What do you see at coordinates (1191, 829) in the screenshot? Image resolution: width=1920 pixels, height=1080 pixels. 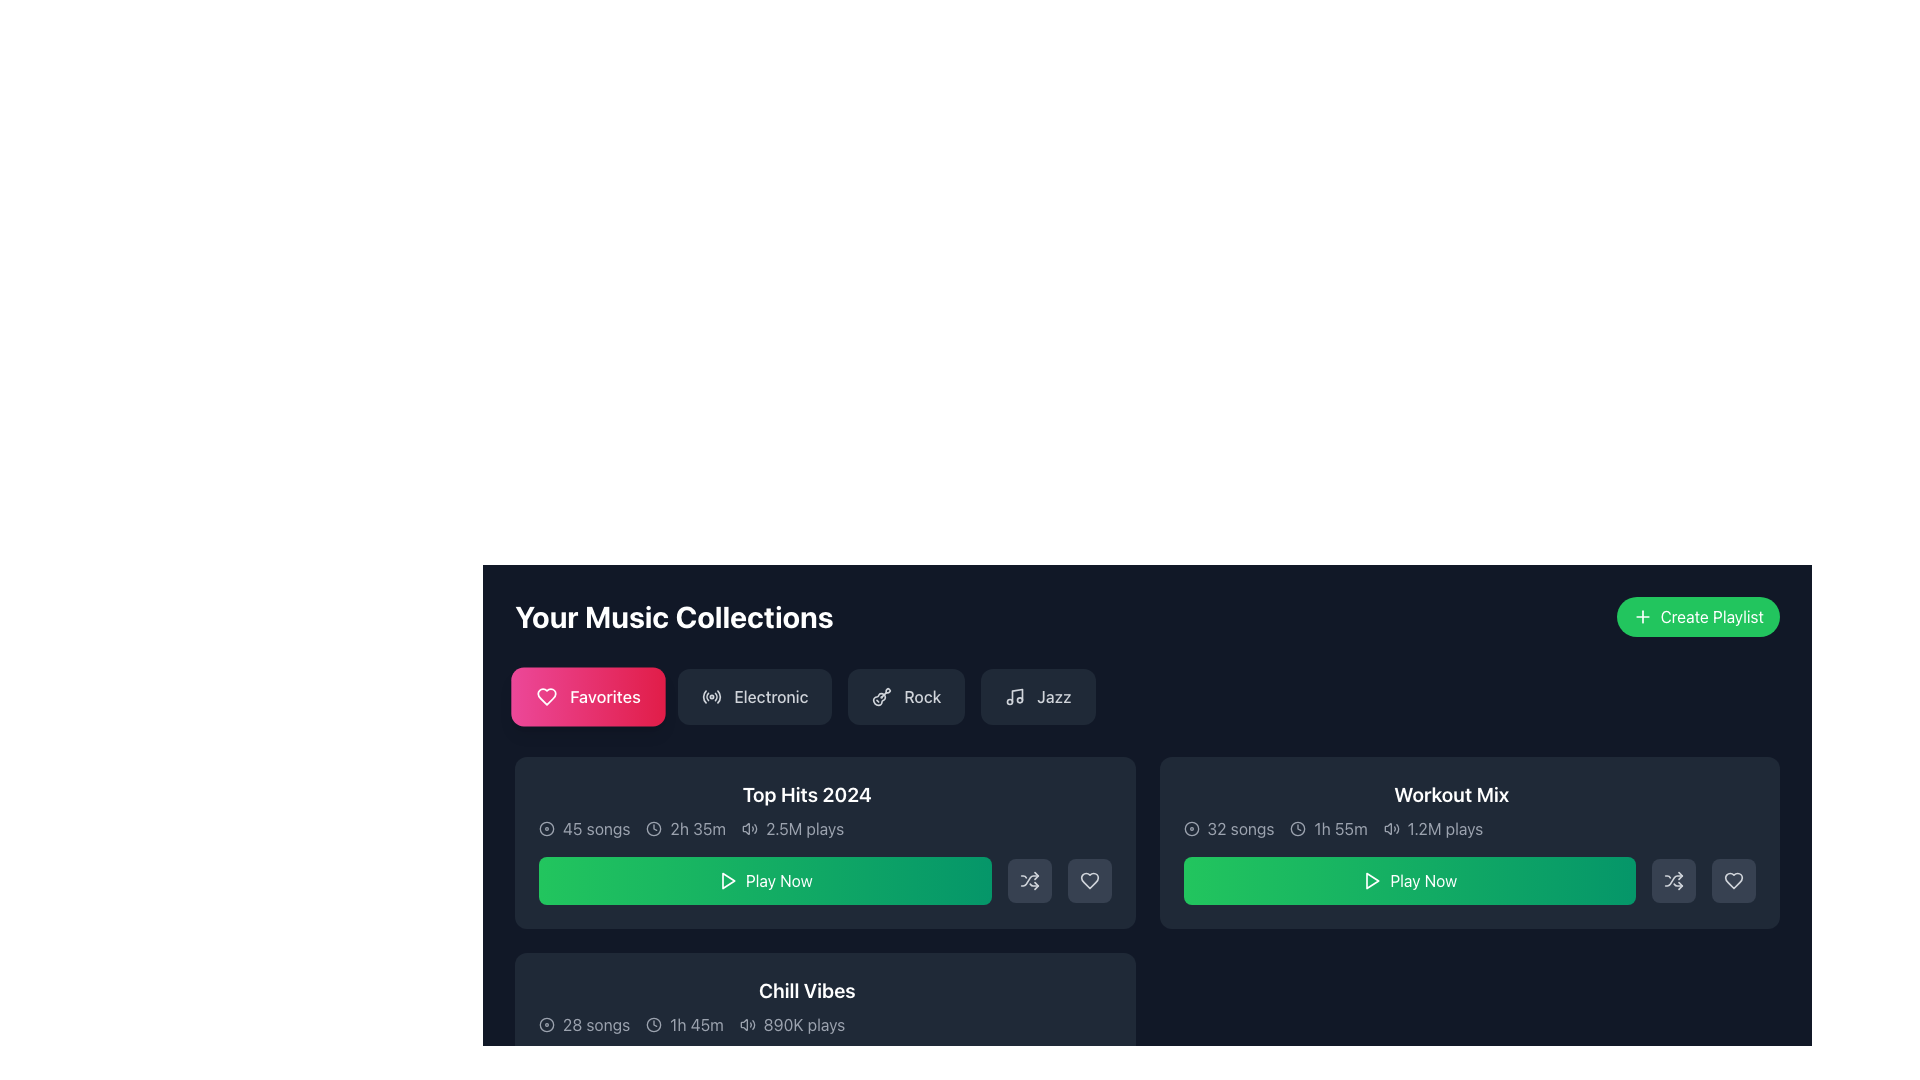 I see `the graphical icon resembling a compact disc located to the left of the '32 songs' text within the 'Workout Mix' playlist card` at bounding box center [1191, 829].